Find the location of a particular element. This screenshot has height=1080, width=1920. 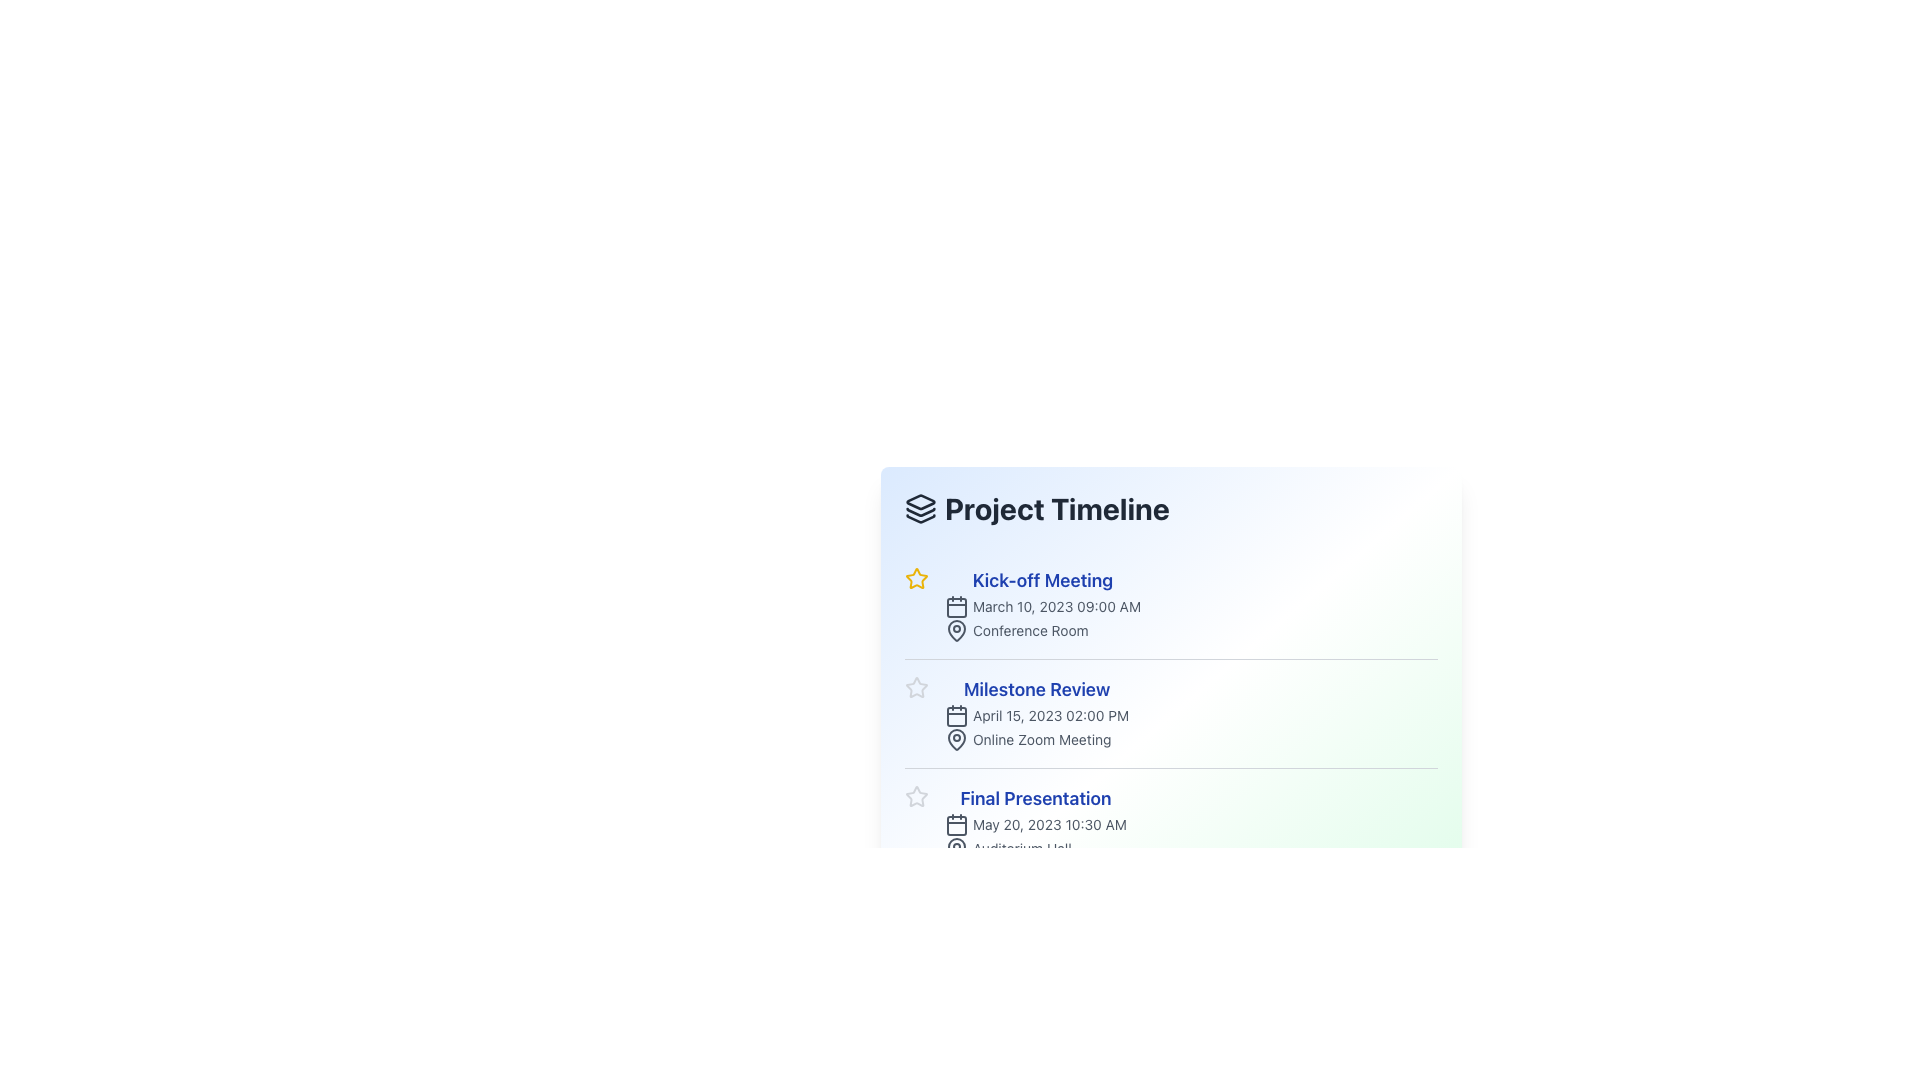

the text label displaying 'Final Presentation', which is styled with a large, bold, blue font and is positioned in the lower section of a vertical timeline layout is located at coordinates (1036, 797).